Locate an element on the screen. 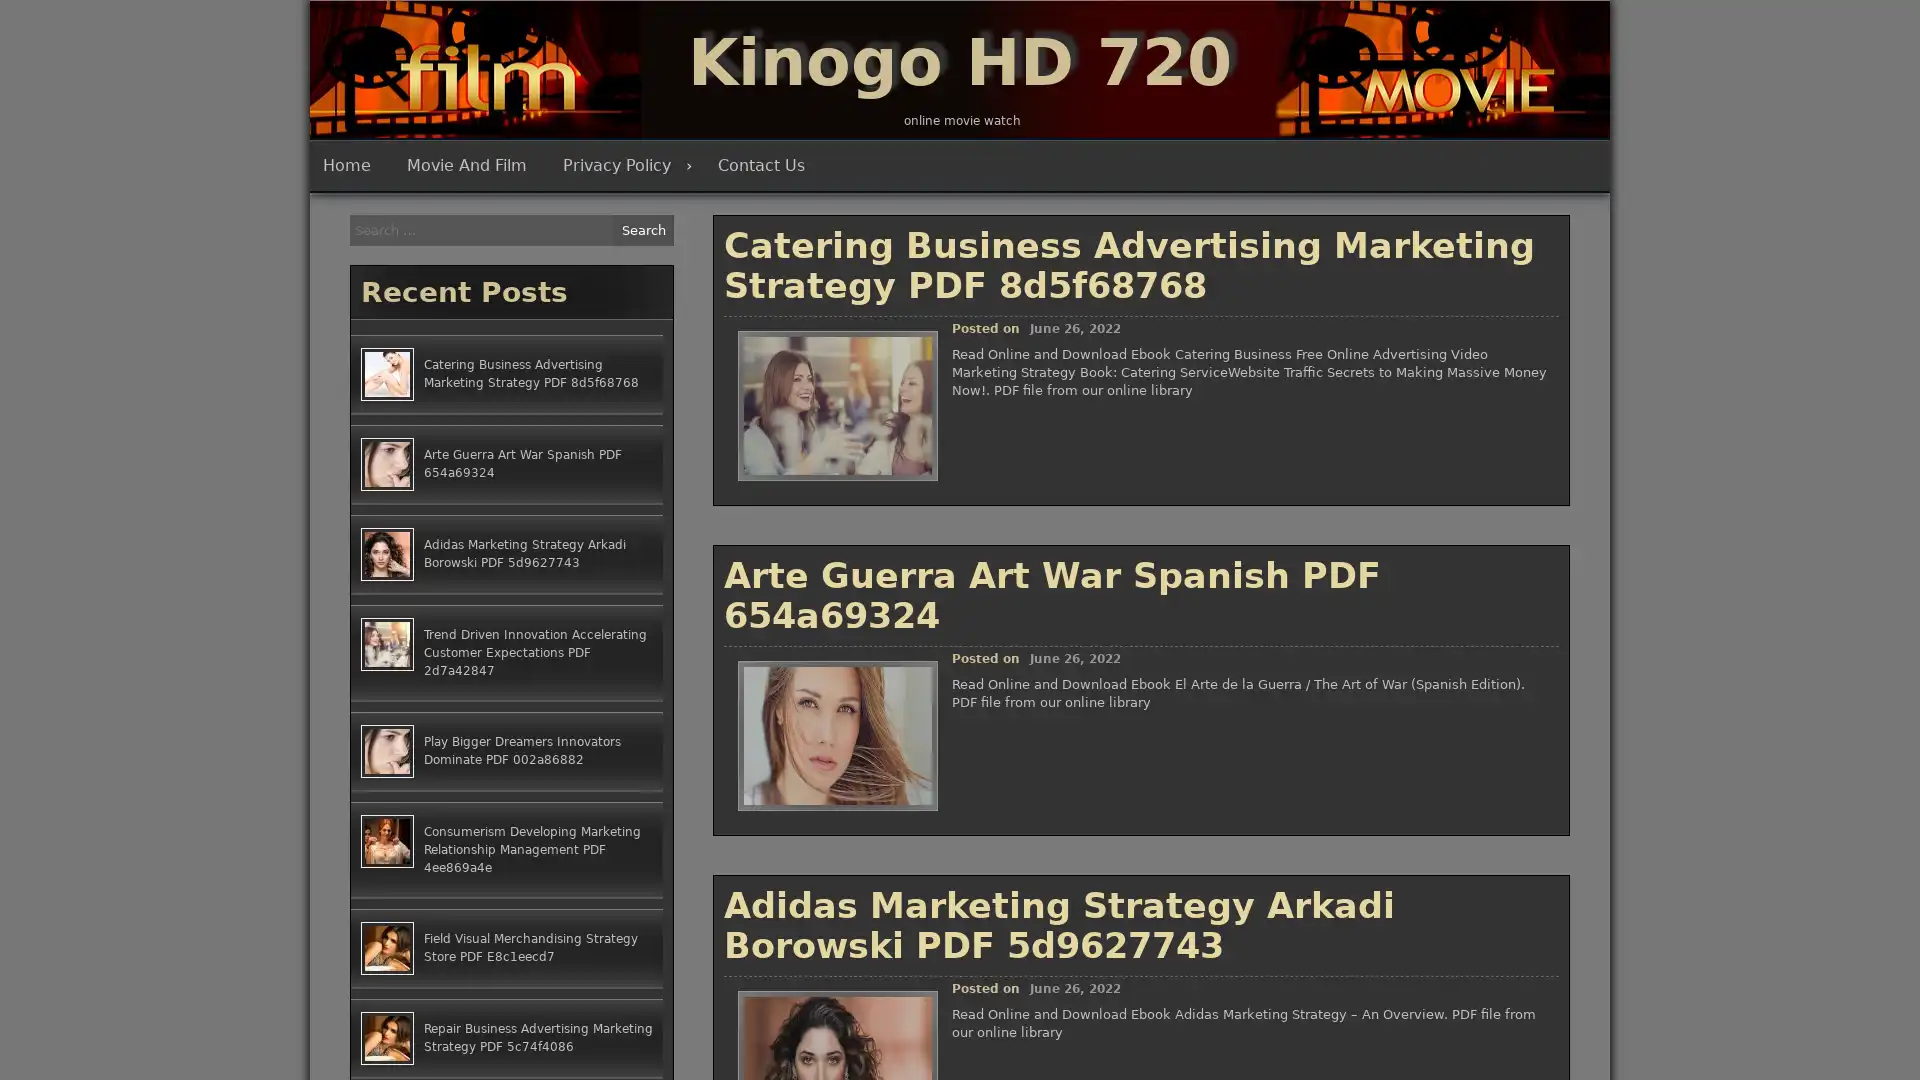 The height and width of the screenshot is (1080, 1920). Search is located at coordinates (643, 229).